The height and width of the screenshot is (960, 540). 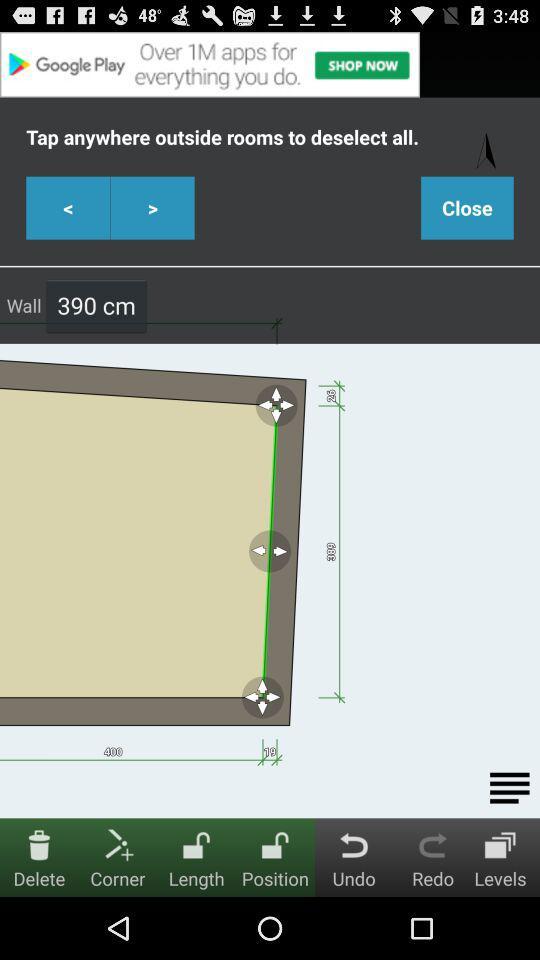 I want to click on advertisement, so click(x=270, y=64).